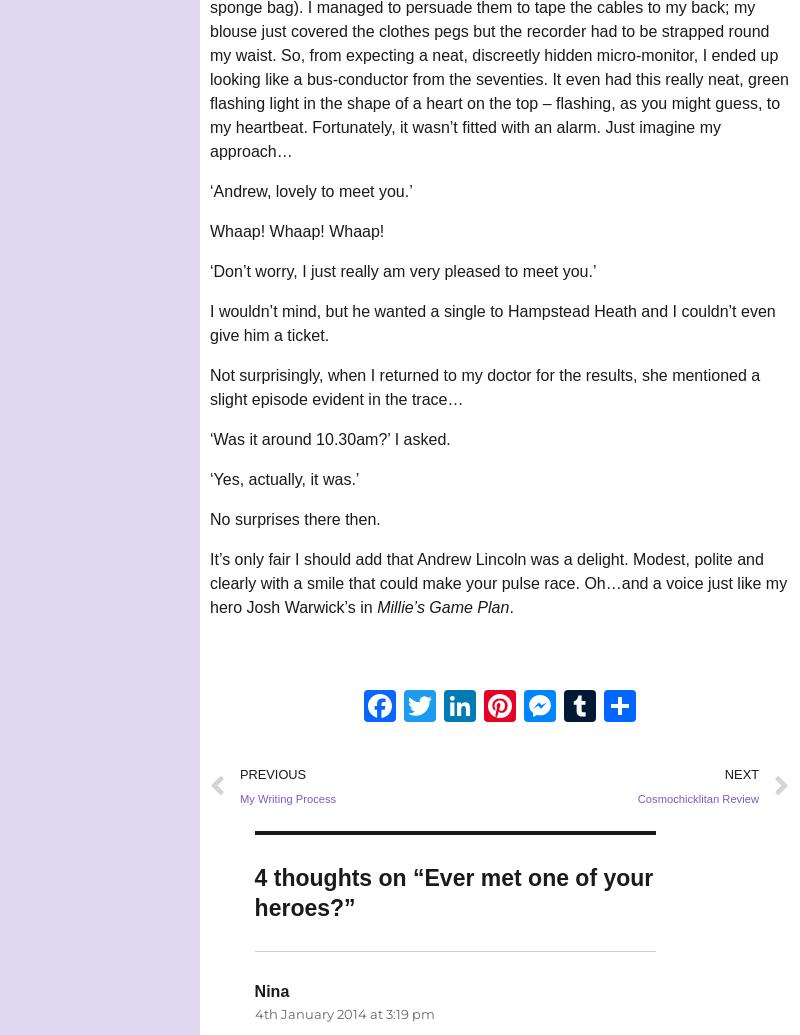 This screenshot has height=1035, width=800. Describe the element at coordinates (498, 582) in the screenshot. I see `'It’s only fair I should add that Andrew Lincoln was a delight. Modest, polite and clearly with a smile that could make your pulse race. Oh…and a voice just like my hero Josh Warwick’s in'` at that location.